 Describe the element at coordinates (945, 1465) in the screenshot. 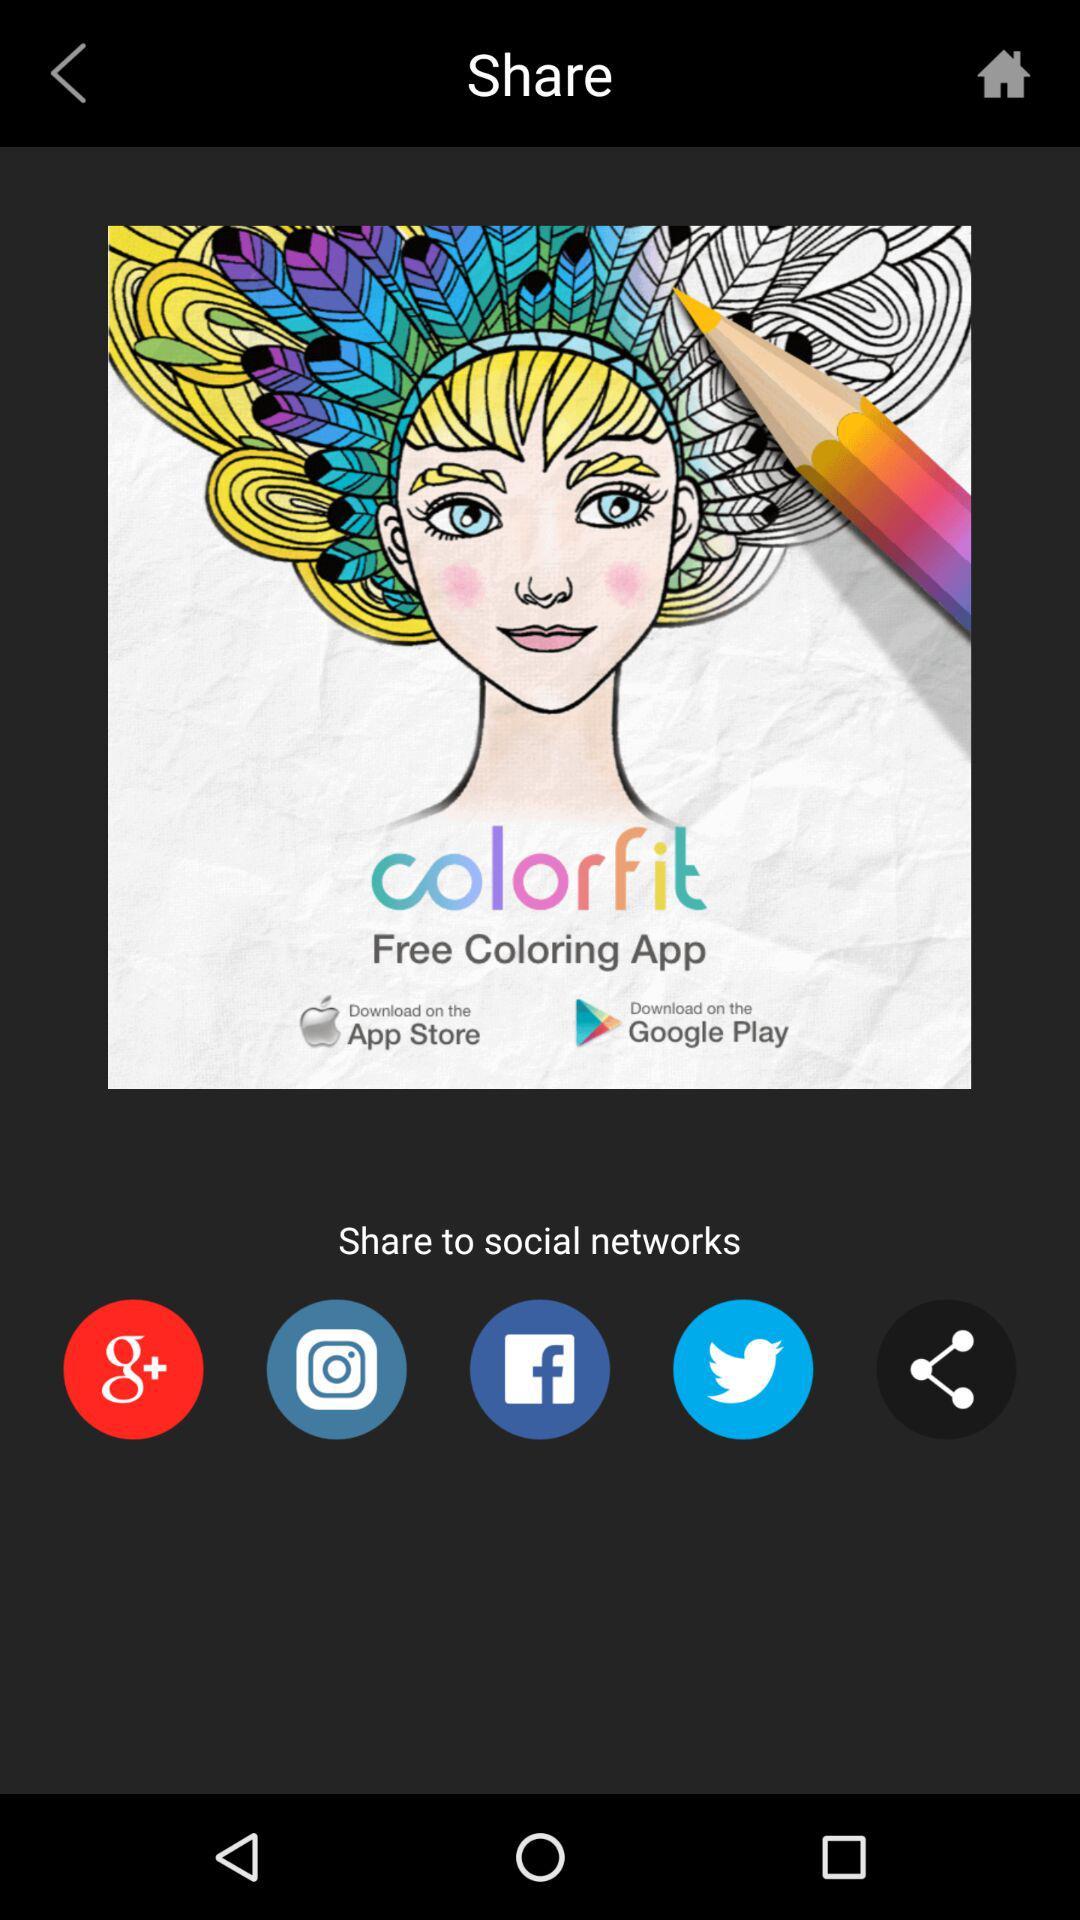

I see `the share icon` at that location.